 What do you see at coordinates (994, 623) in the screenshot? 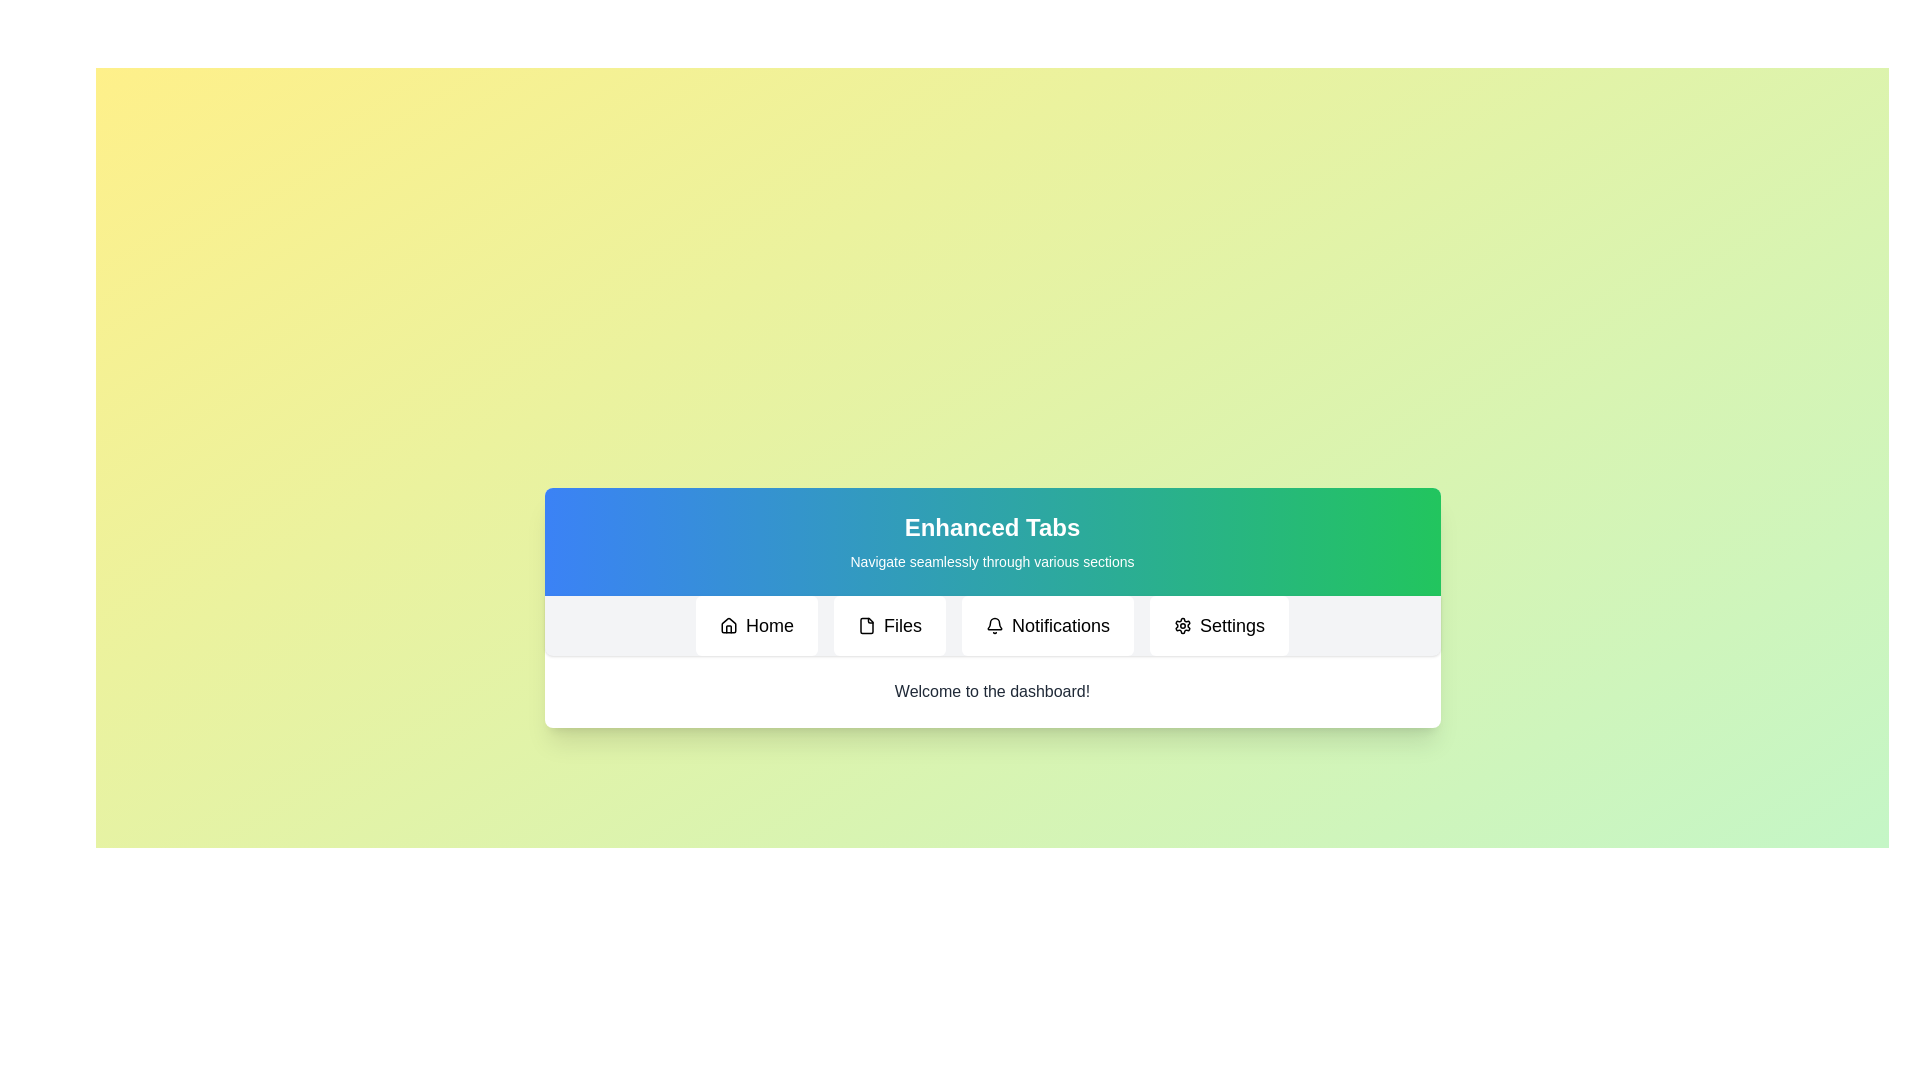
I see `the 'Notifications' icon in the navigation bar` at bounding box center [994, 623].